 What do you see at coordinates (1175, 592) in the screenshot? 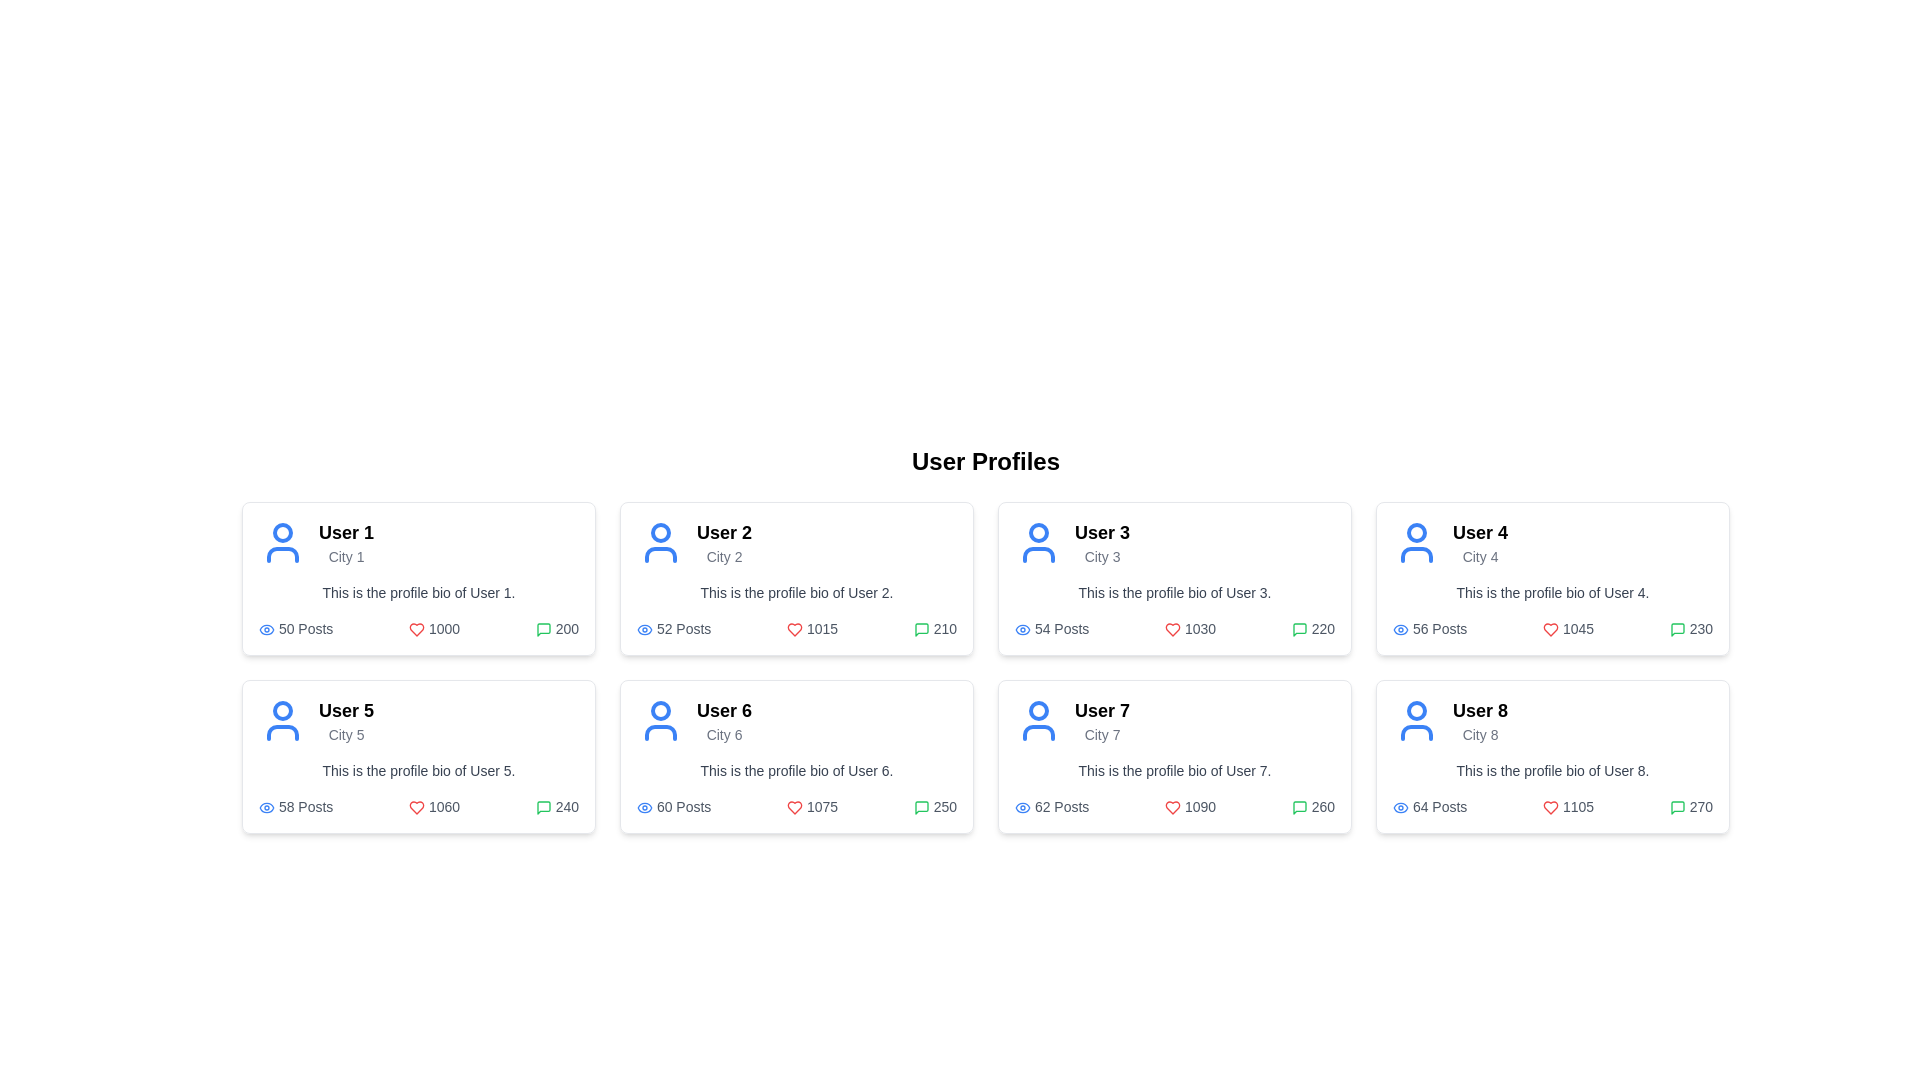
I see `text displayed in the text block labeled 'This is the profile bio of User 3.' which is positioned beneath the heading 'User 3' and above the metrics row in the third card of the profile grid` at bounding box center [1175, 592].